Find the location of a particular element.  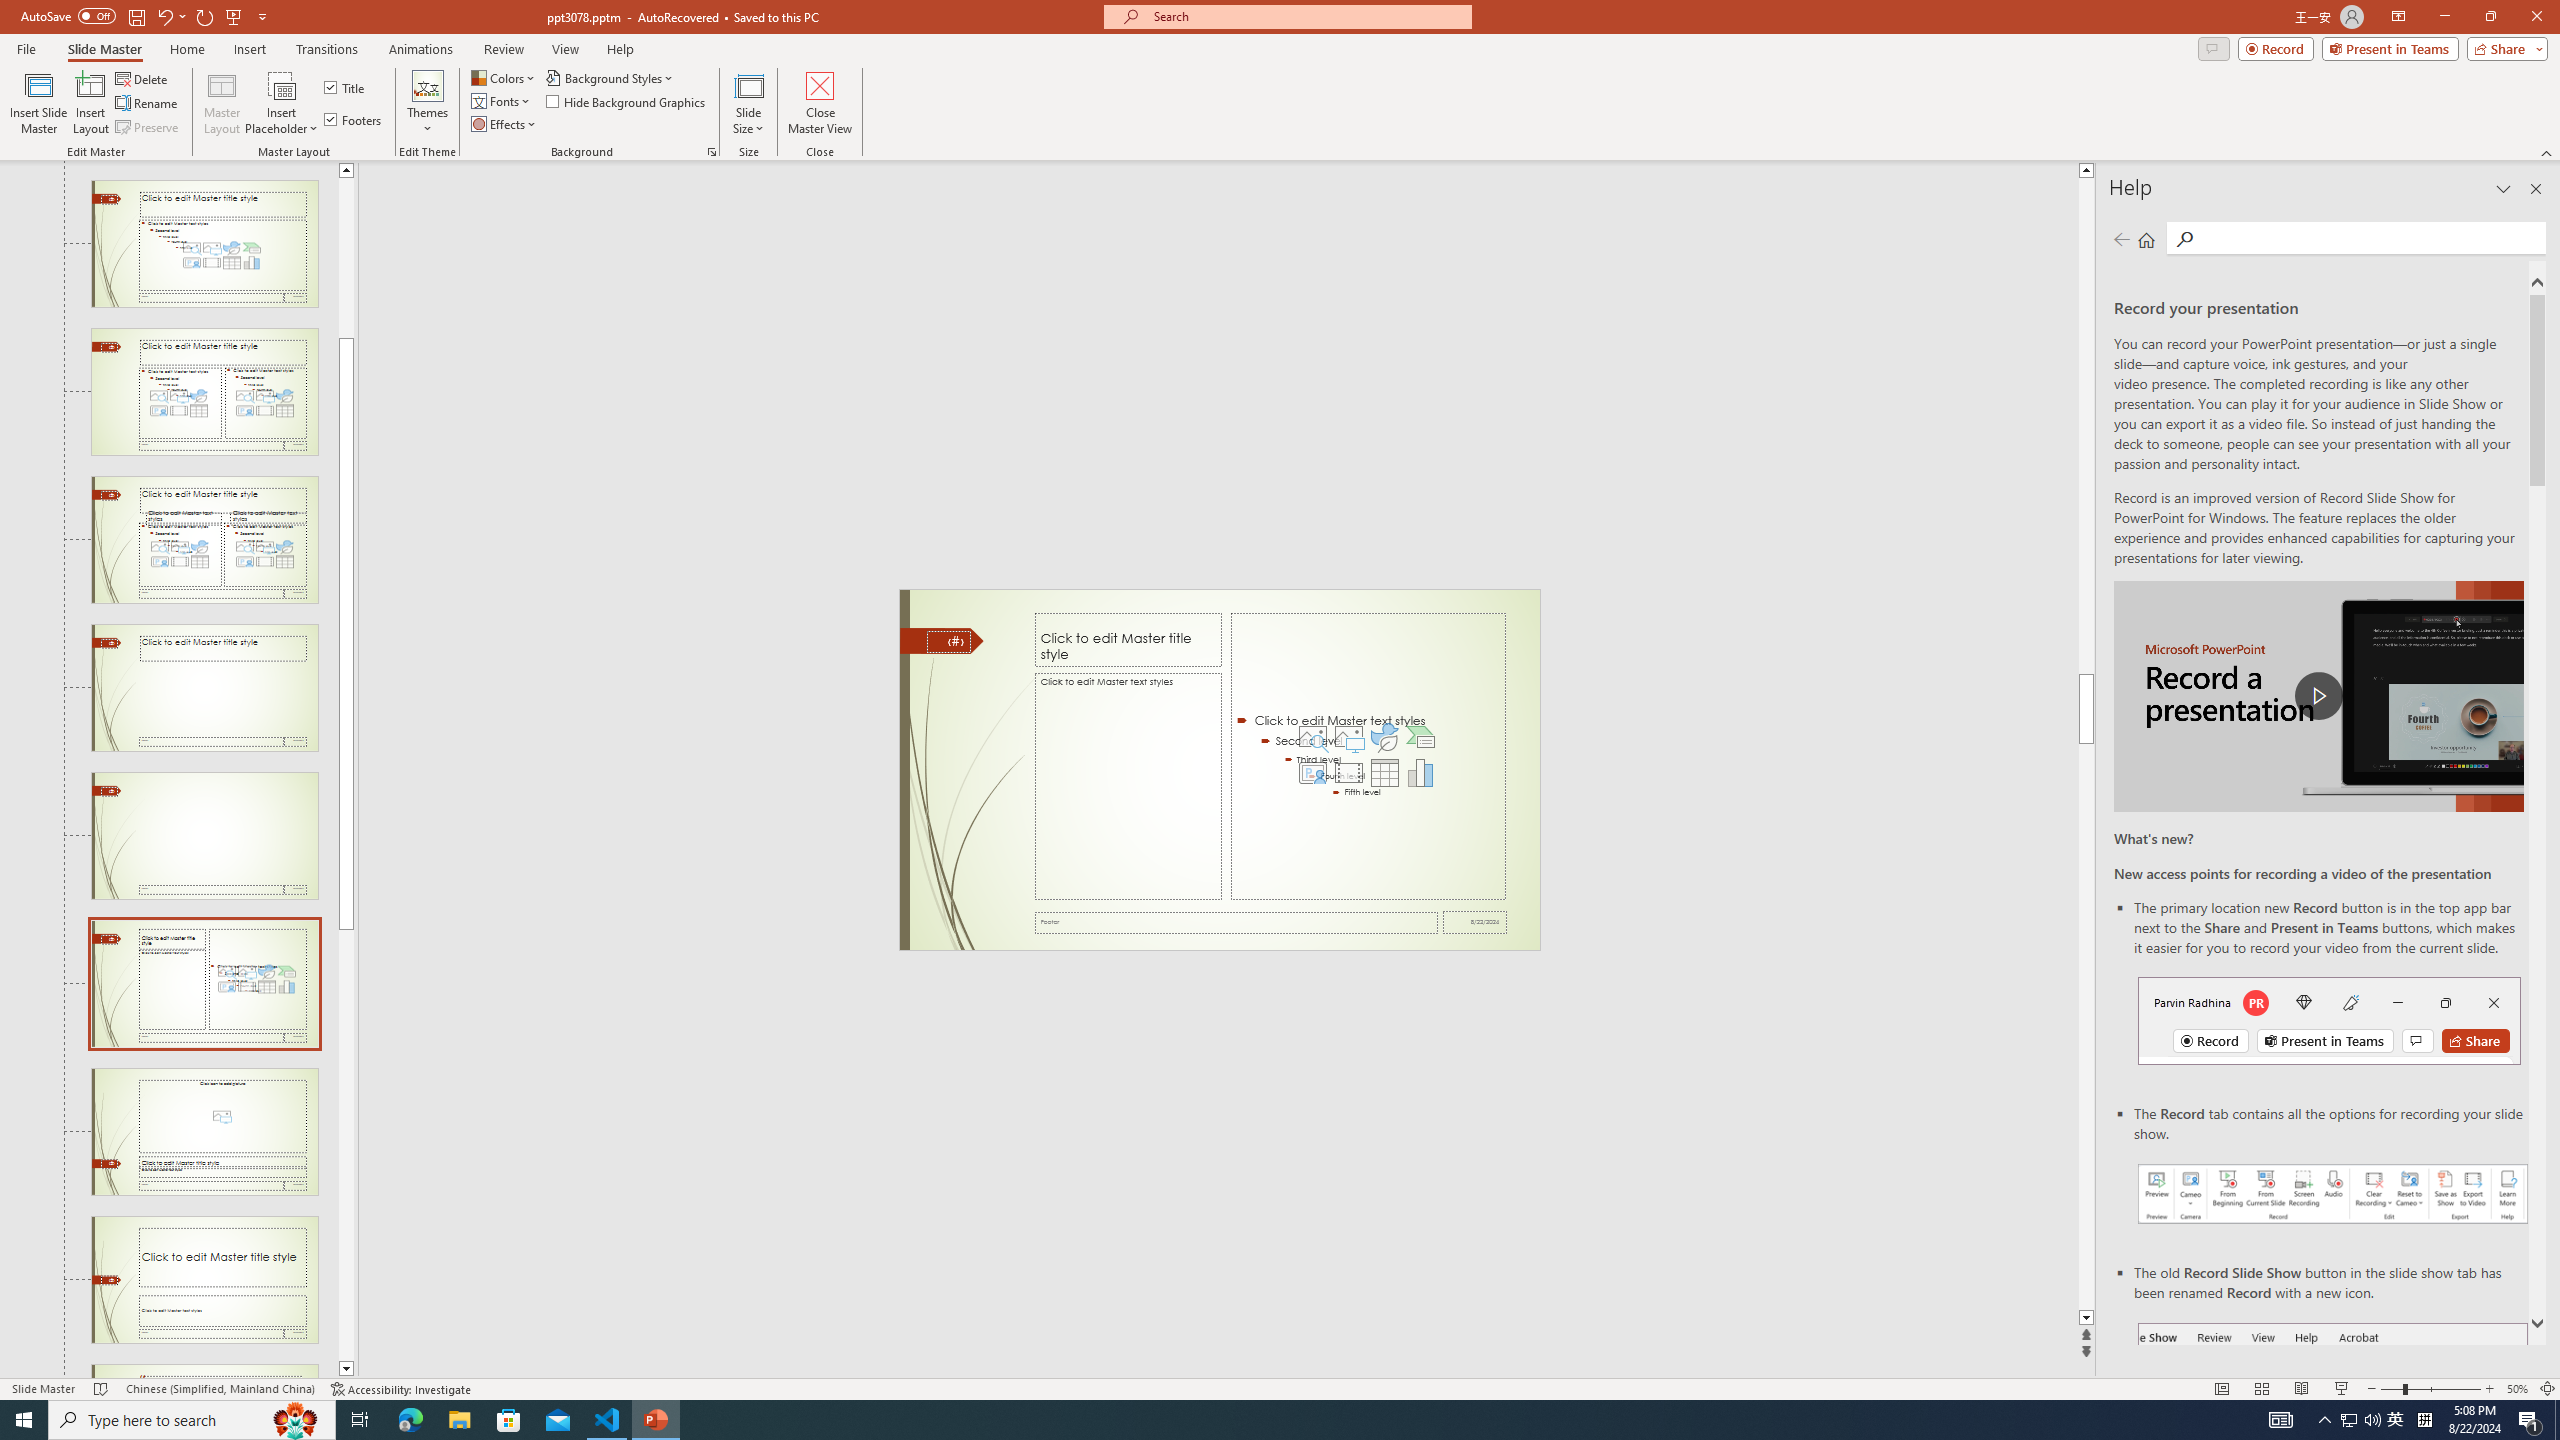

'Delete' is located at coordinates (142, 78).